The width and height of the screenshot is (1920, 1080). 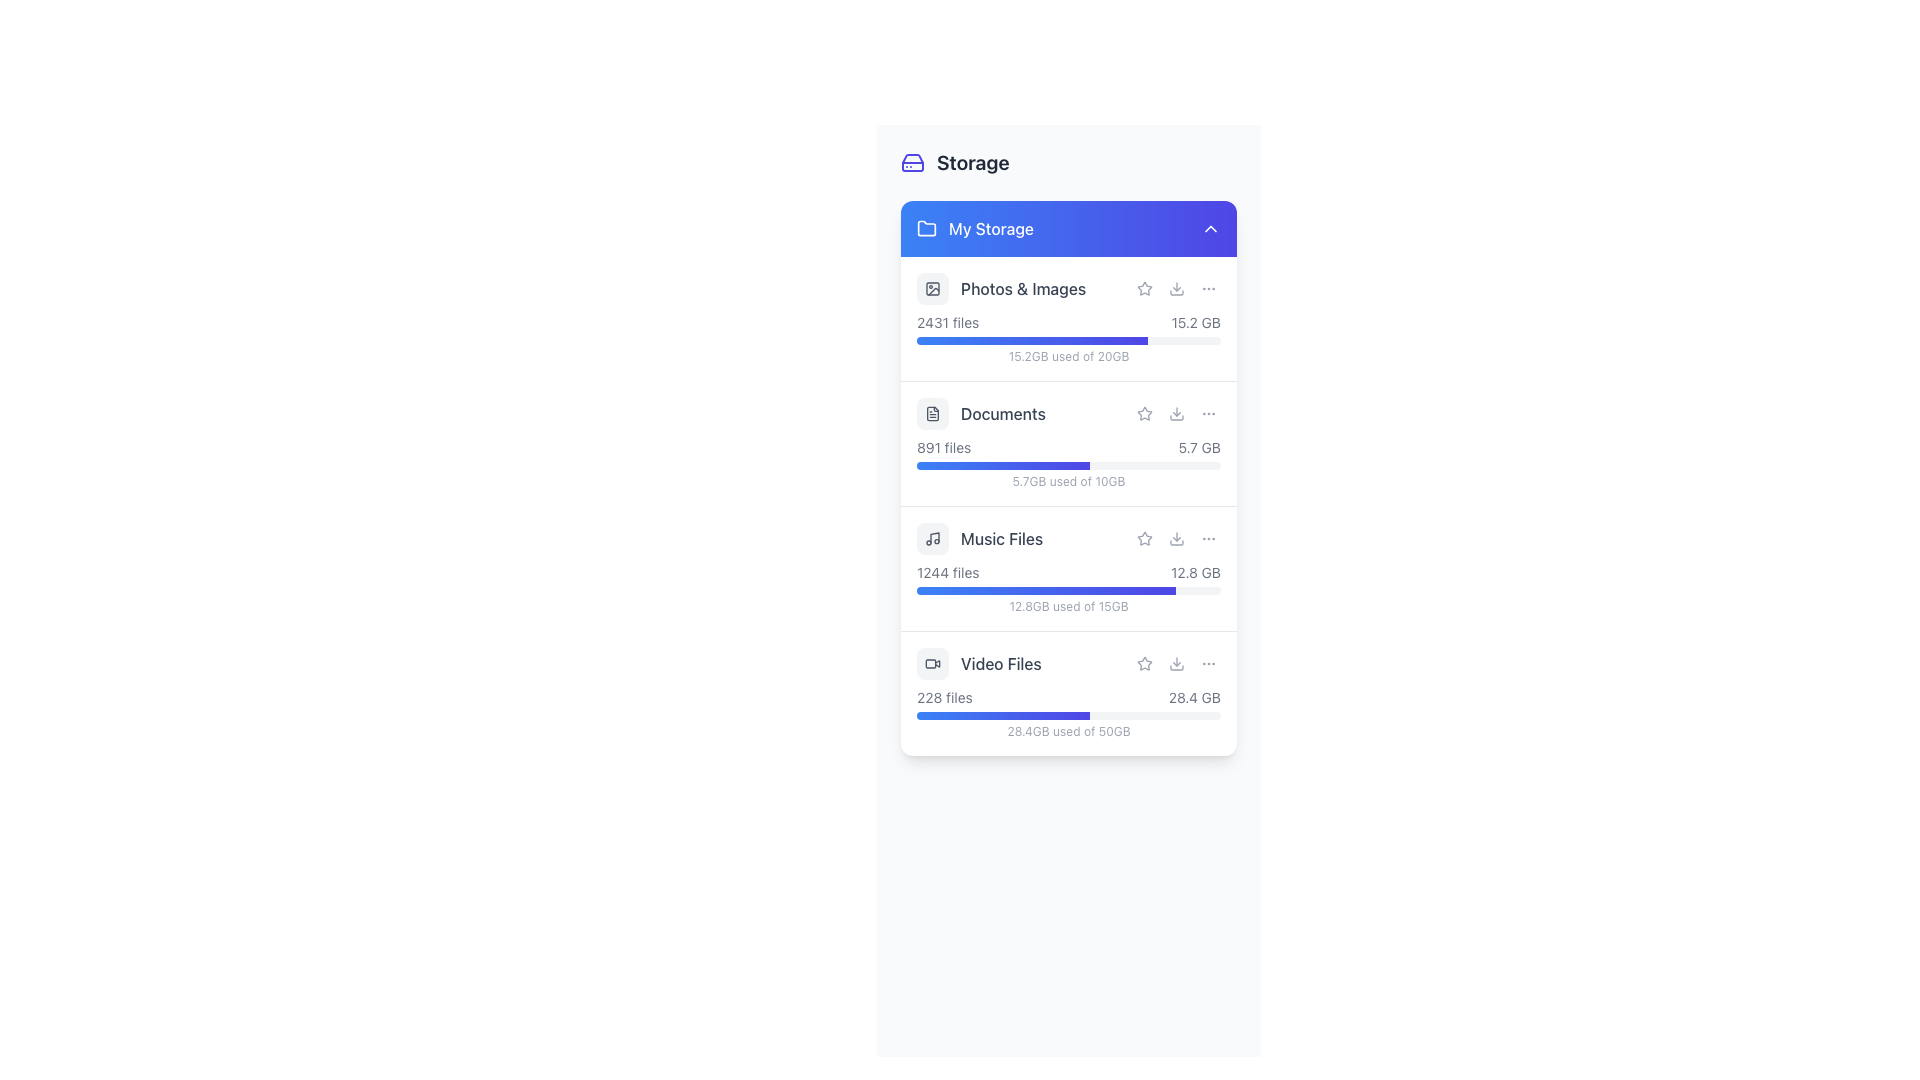 I want to click on the SVG-based icon representing the 'Documents' file type within the 'My Storage' section, so click(x=931, y=412).